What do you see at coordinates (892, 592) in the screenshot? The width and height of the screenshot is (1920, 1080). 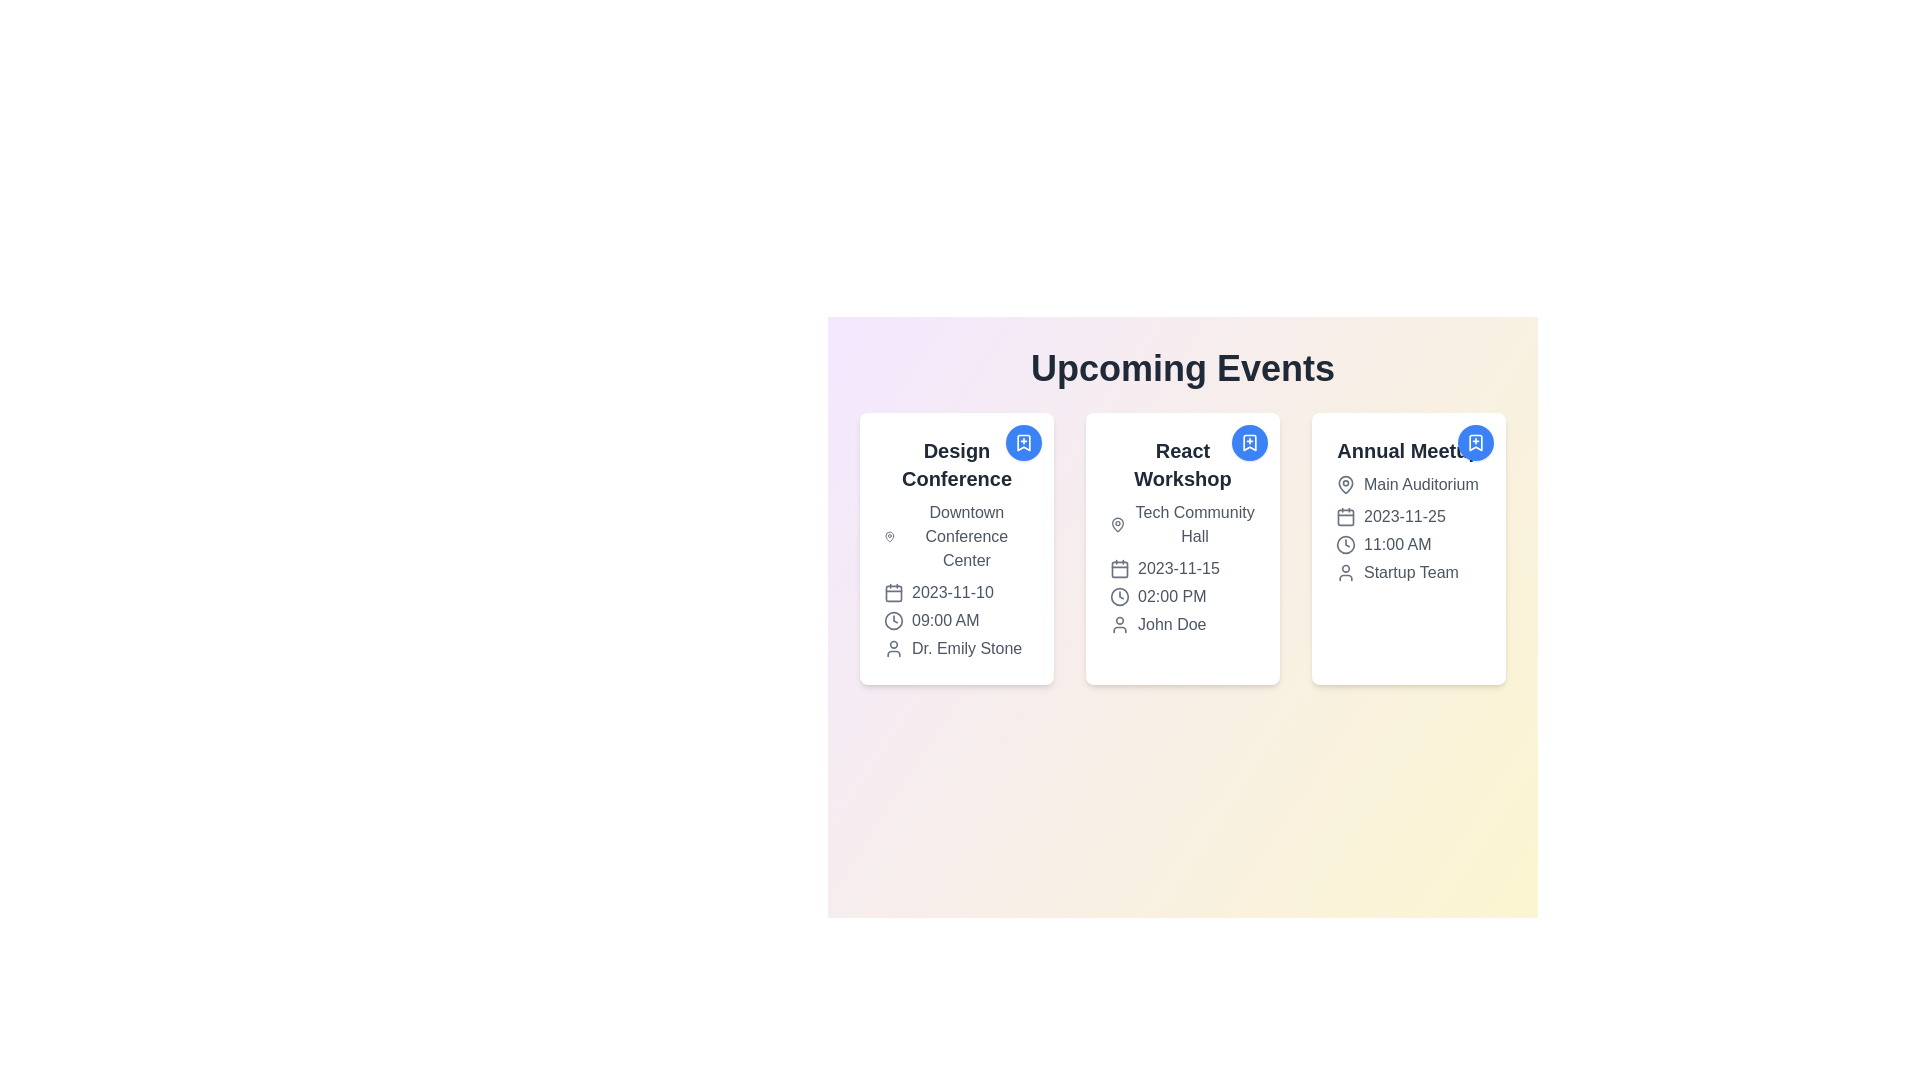 I see `the small gray calendar icon located to the left of the '2023-11-10' date text in the 'Design Conference' card within the 'Upcoming Events' section` at bounding box center [892, 592].